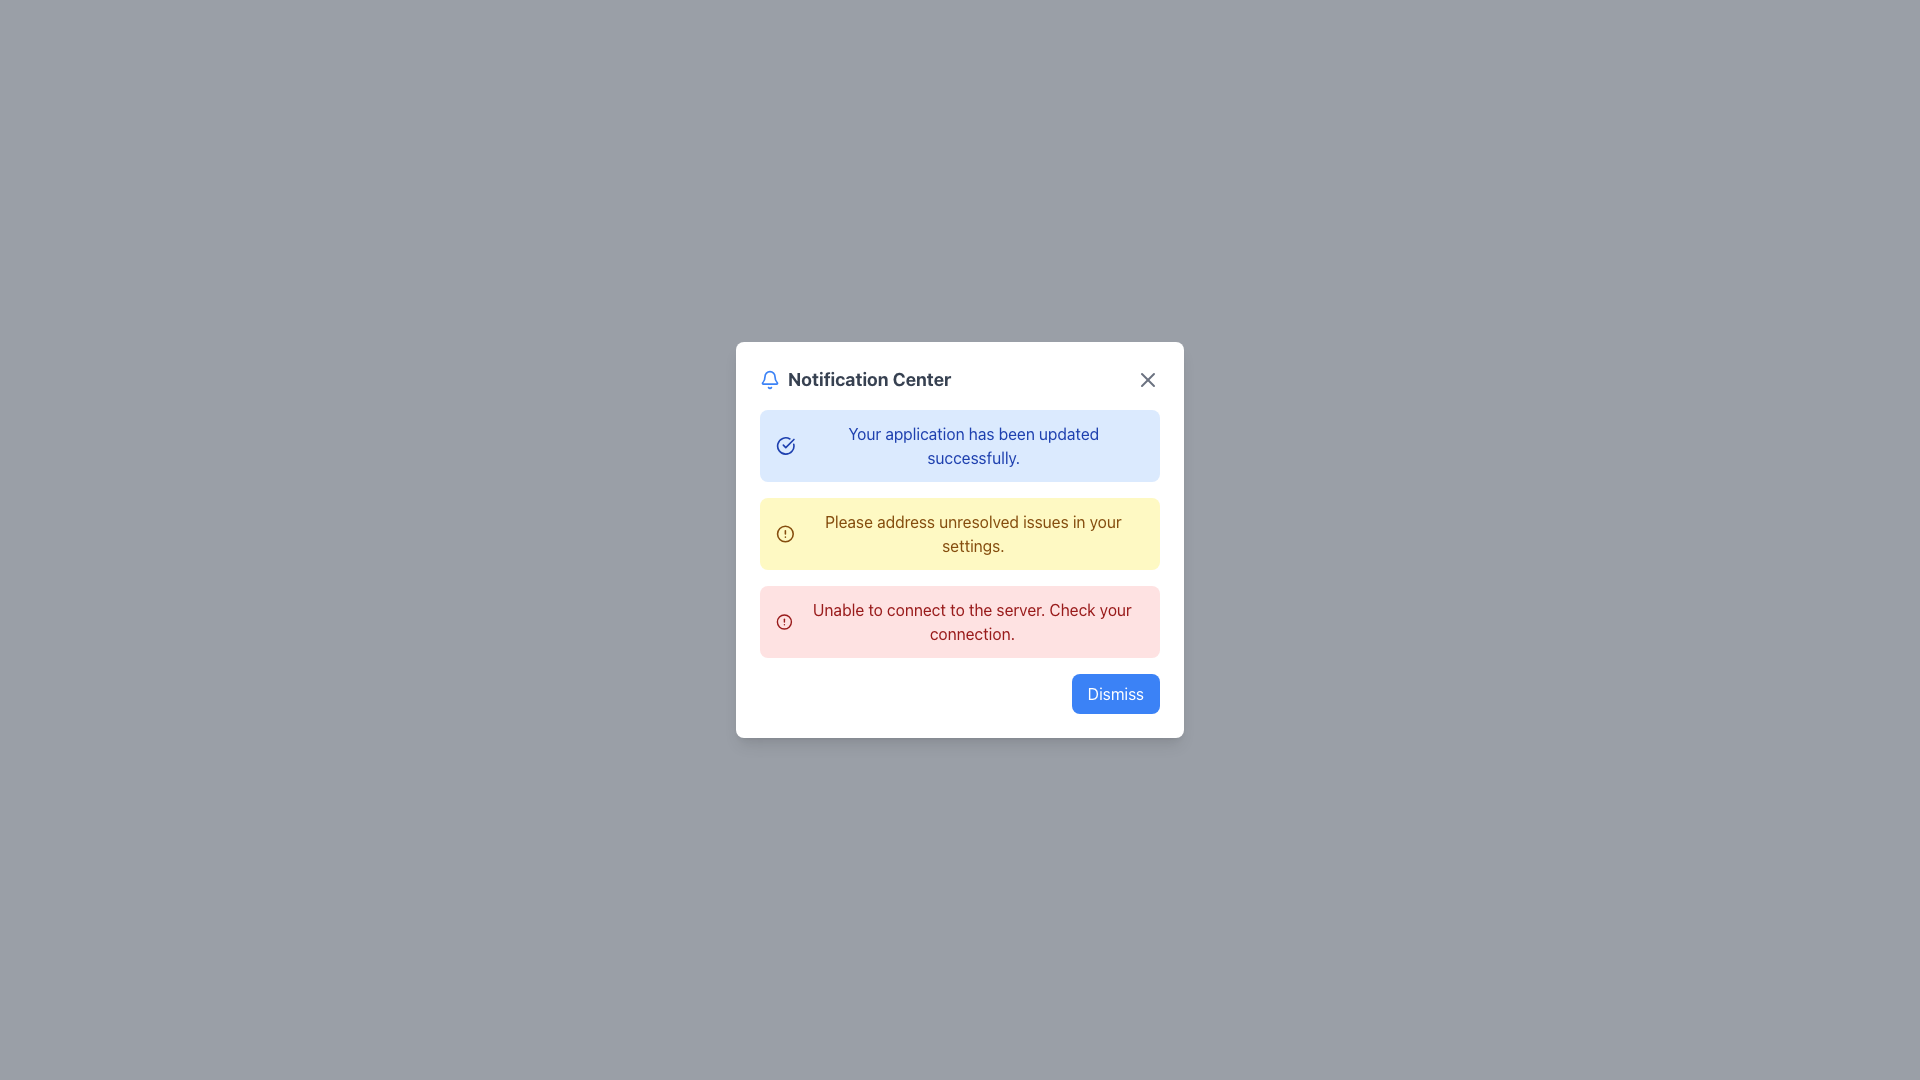  Describe the element at coordinates (784, 532) in the screenshot. I see `the circular alert icon with an exclamation mark inside, located to the left of the yellow notification message in the notification panel` at that location.